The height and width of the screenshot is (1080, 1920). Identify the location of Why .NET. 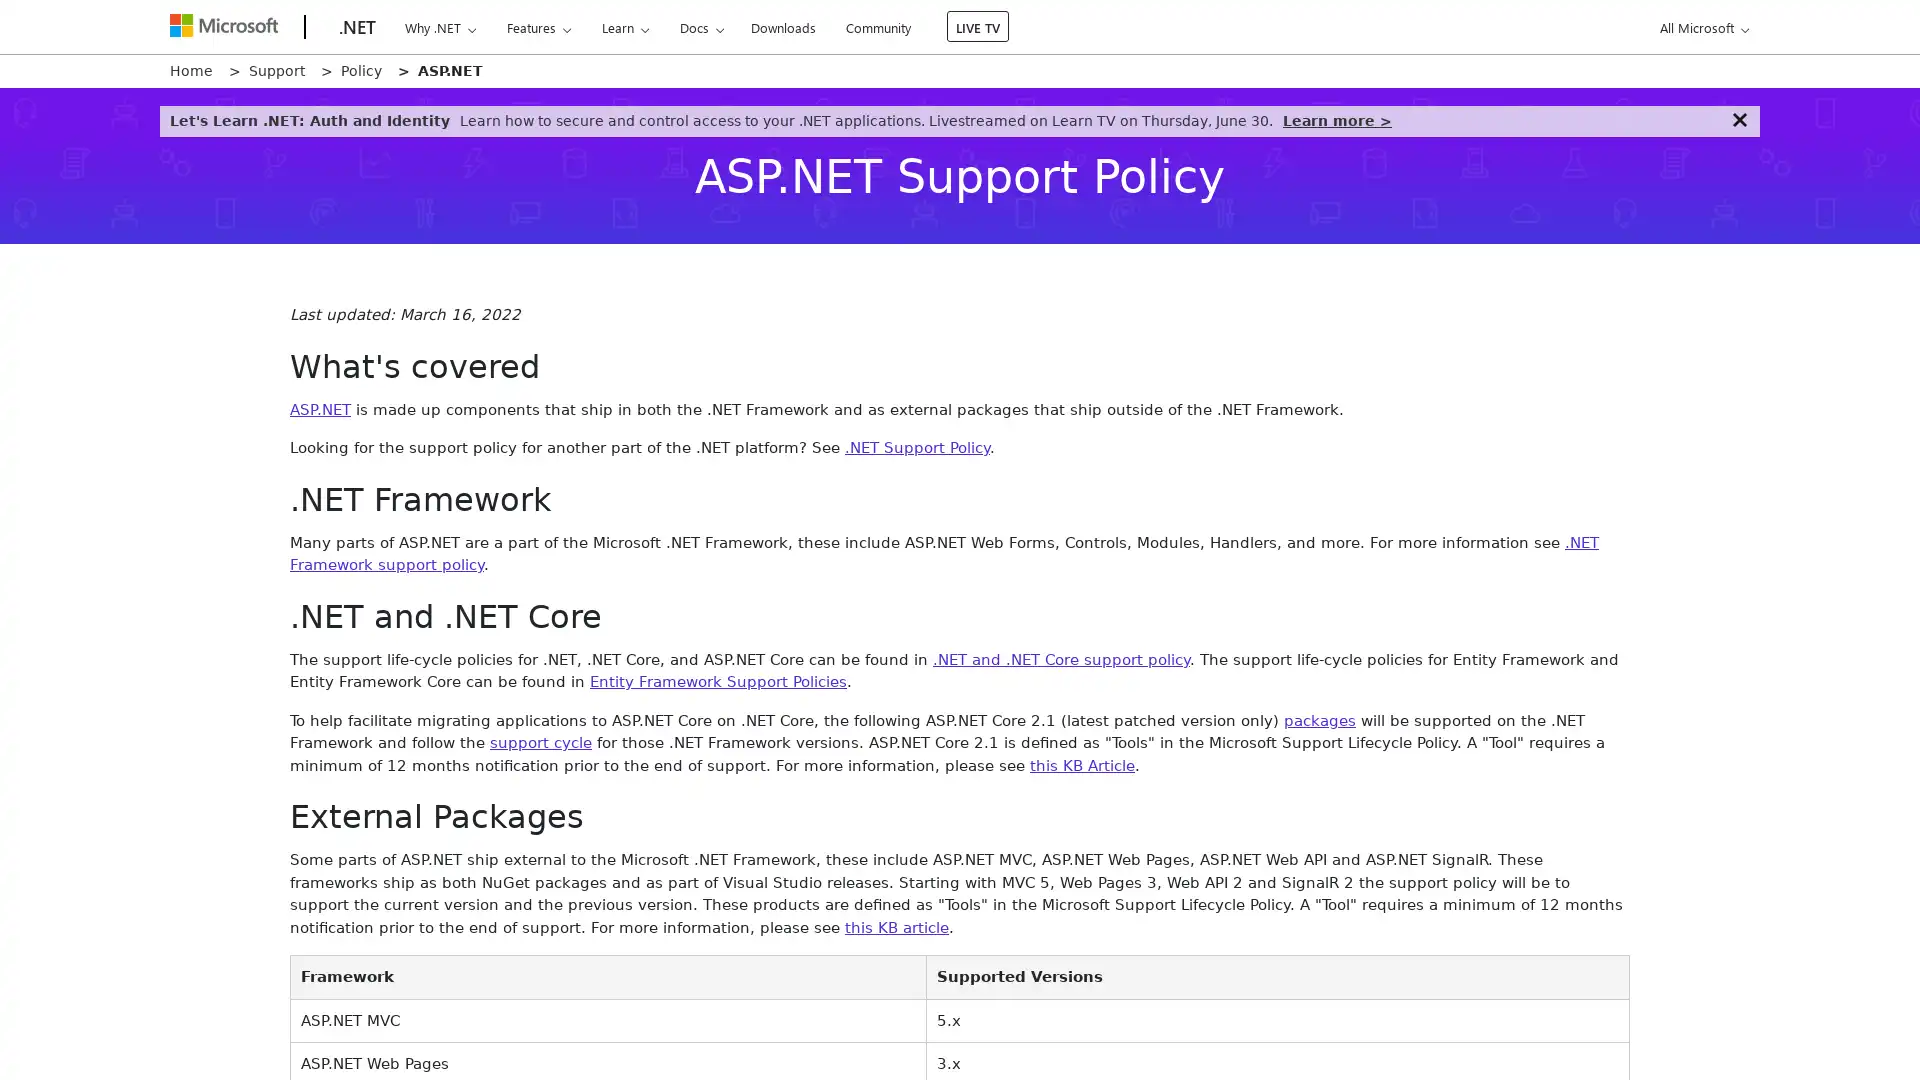
(439, 27).